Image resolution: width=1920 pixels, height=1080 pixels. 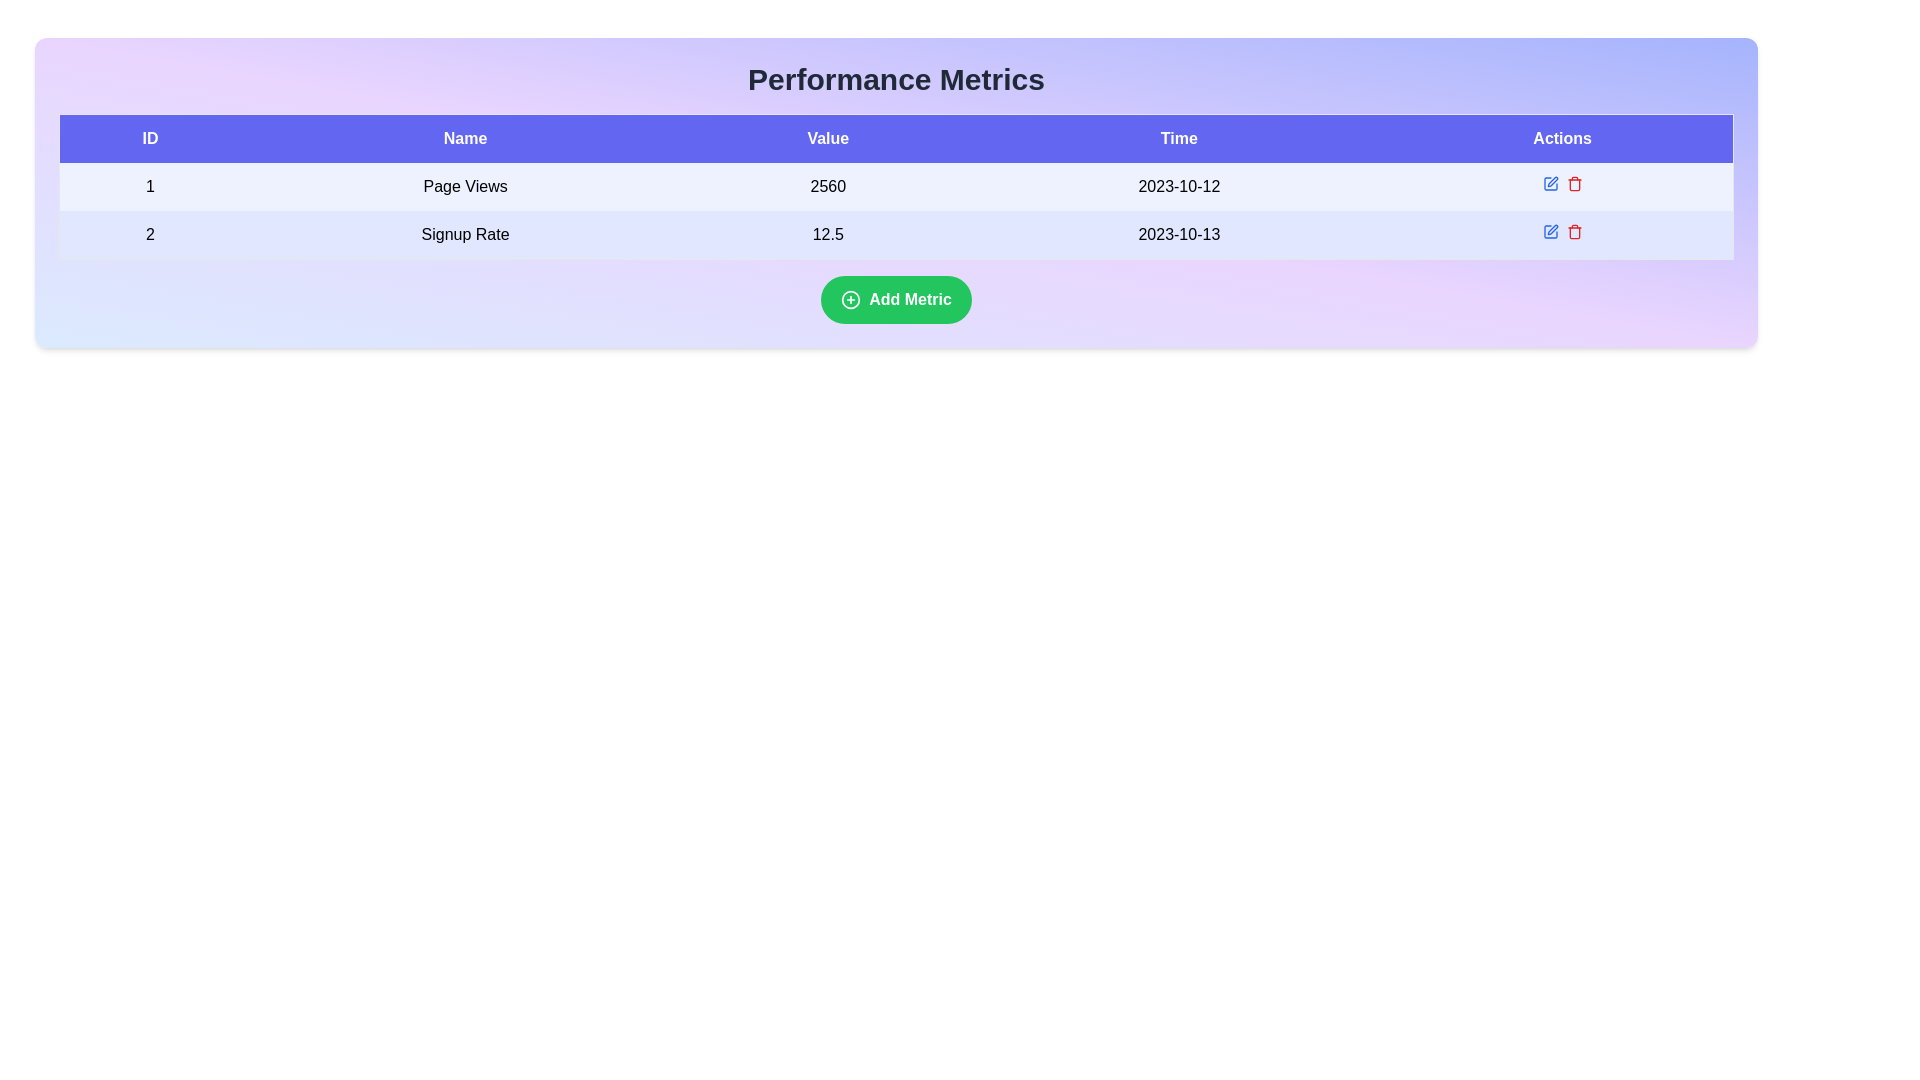 What do you see at coordinates (1179, 234) in the screenshot?
I see `the table cell containing the text '2023-10-13' in the second row and fourth column of the 'Performance Metrics' table` at bounding box center [1179, 234].